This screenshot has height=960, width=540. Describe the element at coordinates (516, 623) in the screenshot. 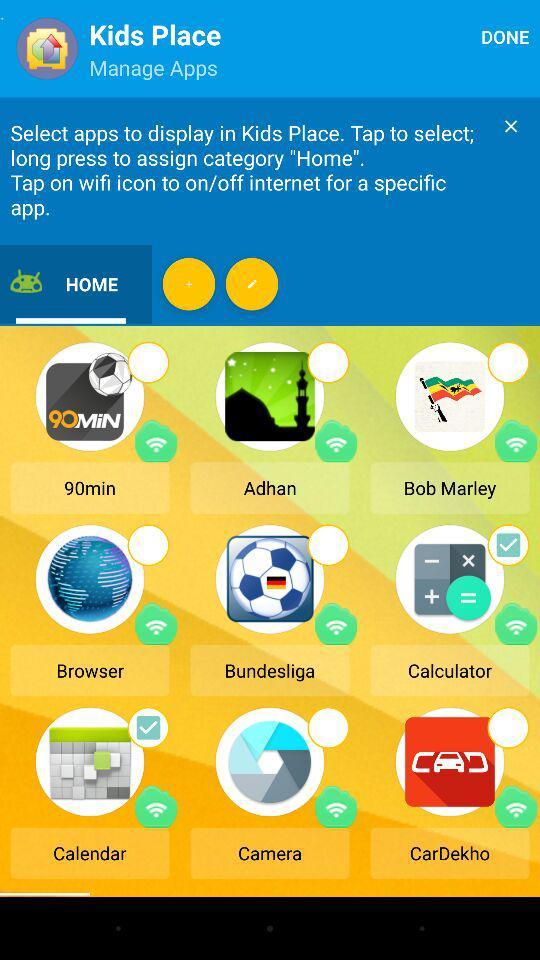

I see `on/off wifi internet` at that location.